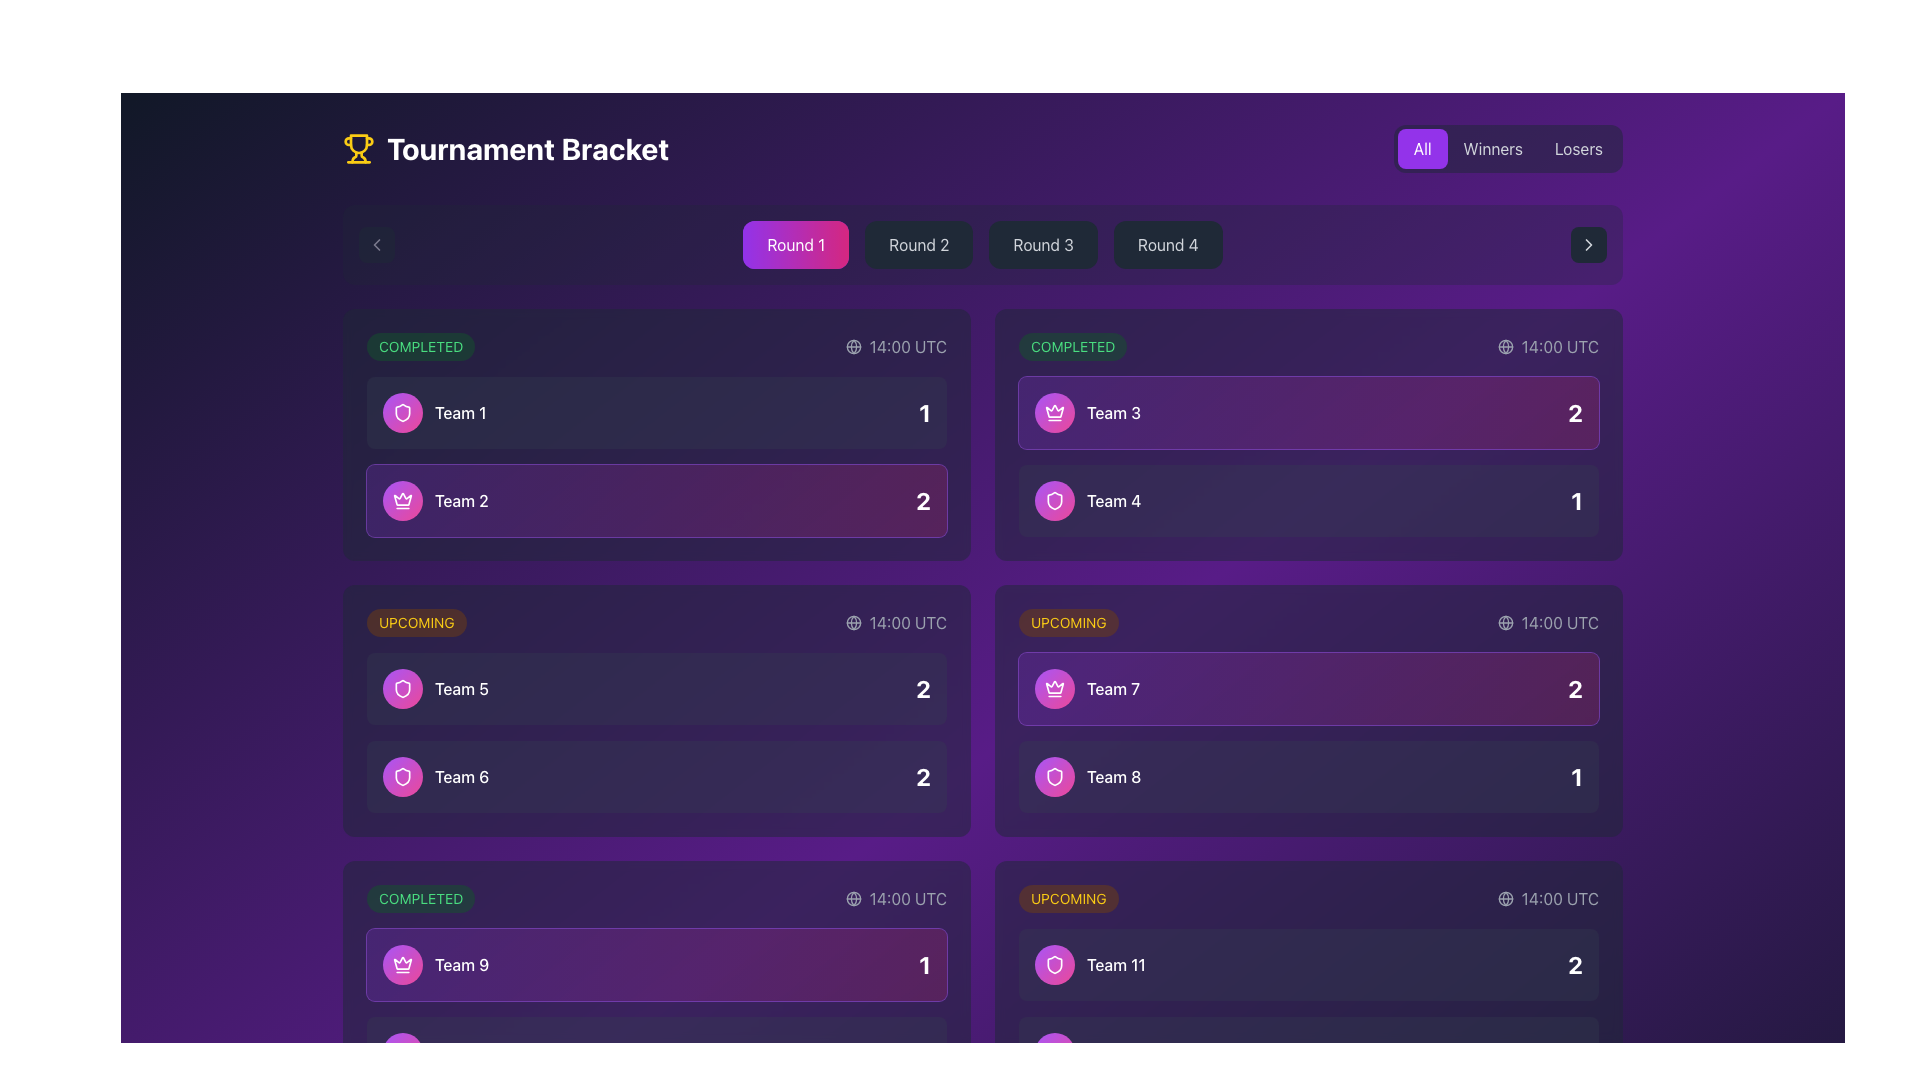 The height and width of the screenshot is (1080, 1920). Describe the element at coordinates (1054, 500) in the screenshot. I see `the shield icon with a rounded shape and gradient border located next to the text 'Team 8'` at that location.